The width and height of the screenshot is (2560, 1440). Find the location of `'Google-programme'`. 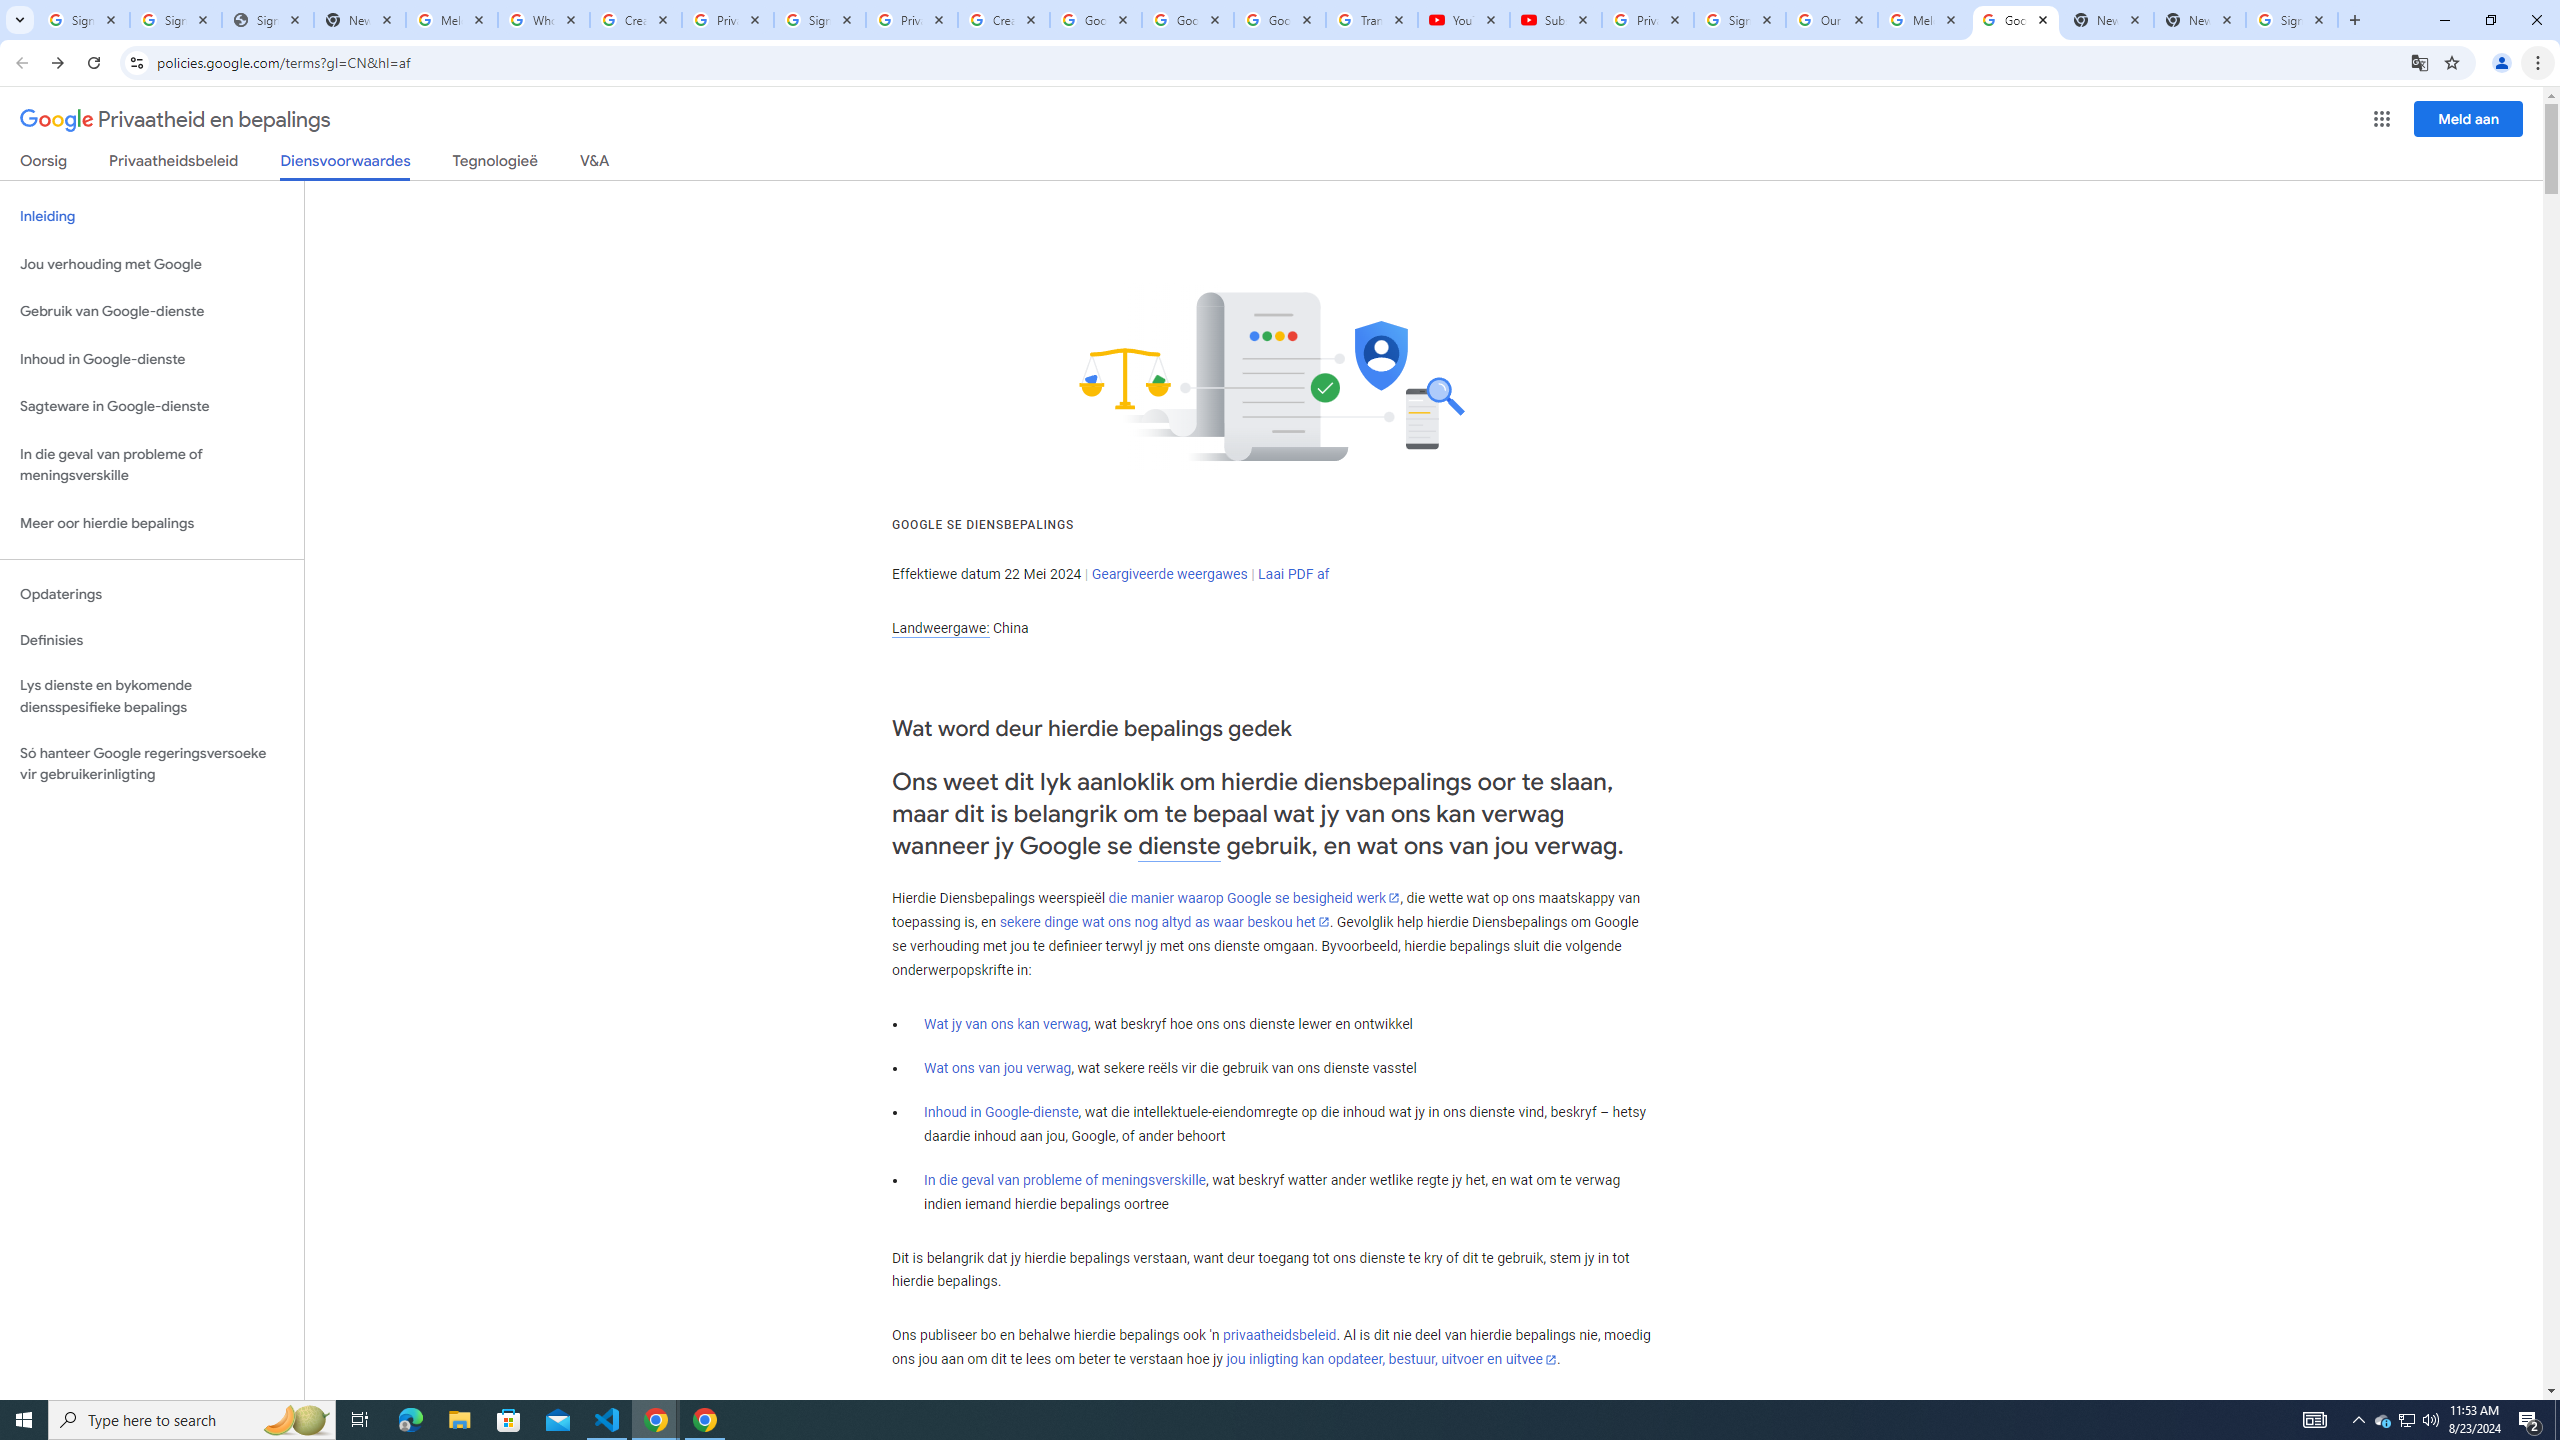

'Google-programme' is located at coordinates (2382, 118).